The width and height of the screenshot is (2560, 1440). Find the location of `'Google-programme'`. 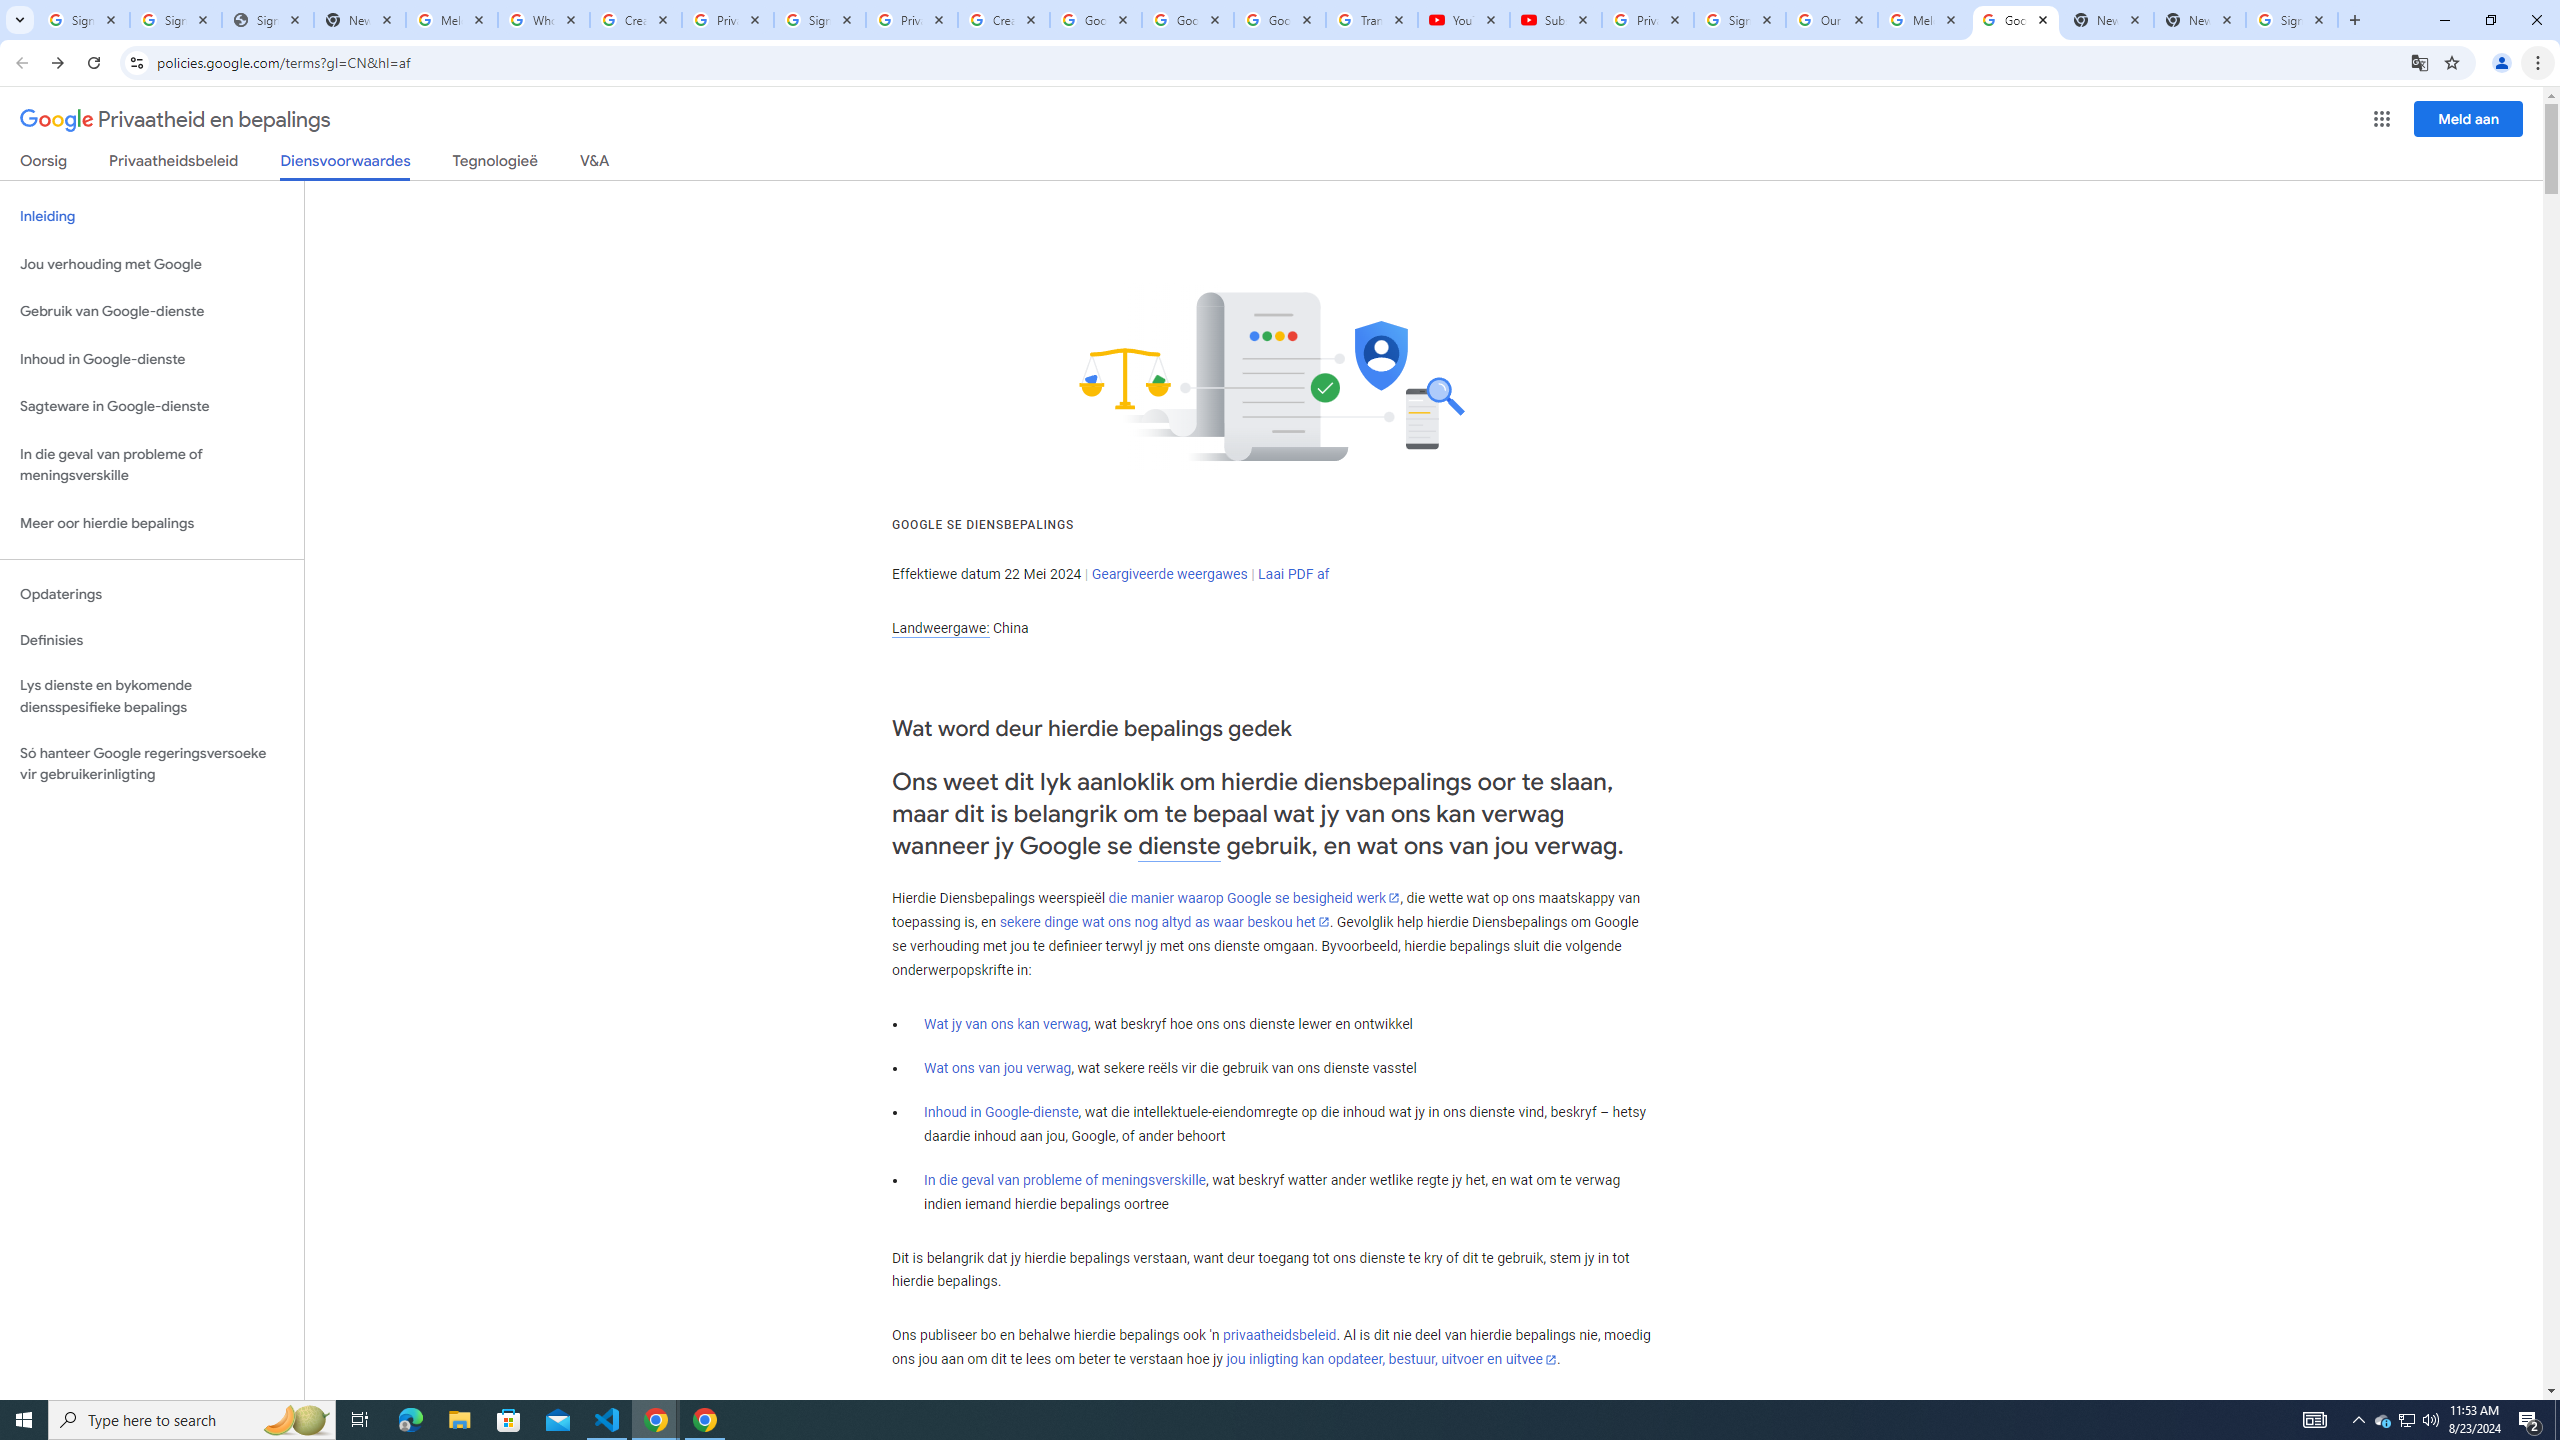

'Google-programme' is located at coordinates (2382, 118).